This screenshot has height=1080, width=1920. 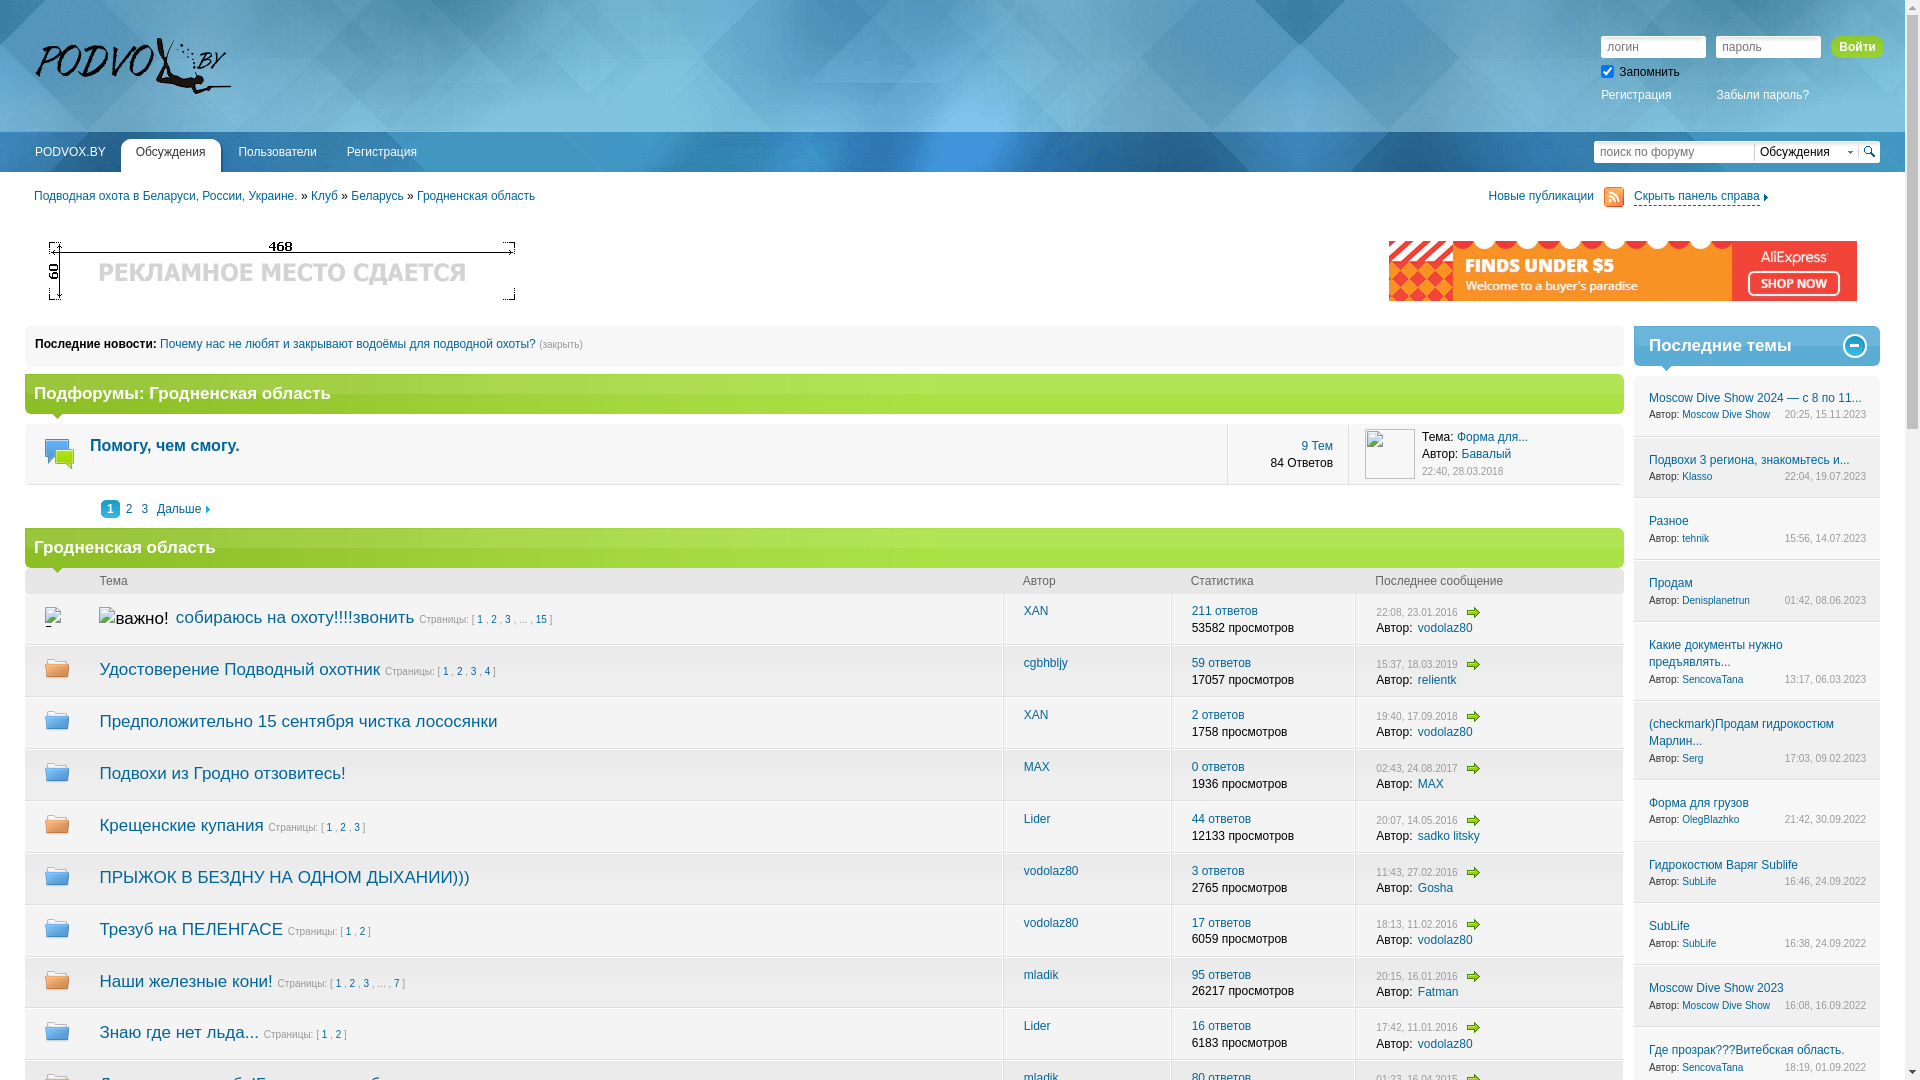 I want to click on '2', so click(x=353, y=982).